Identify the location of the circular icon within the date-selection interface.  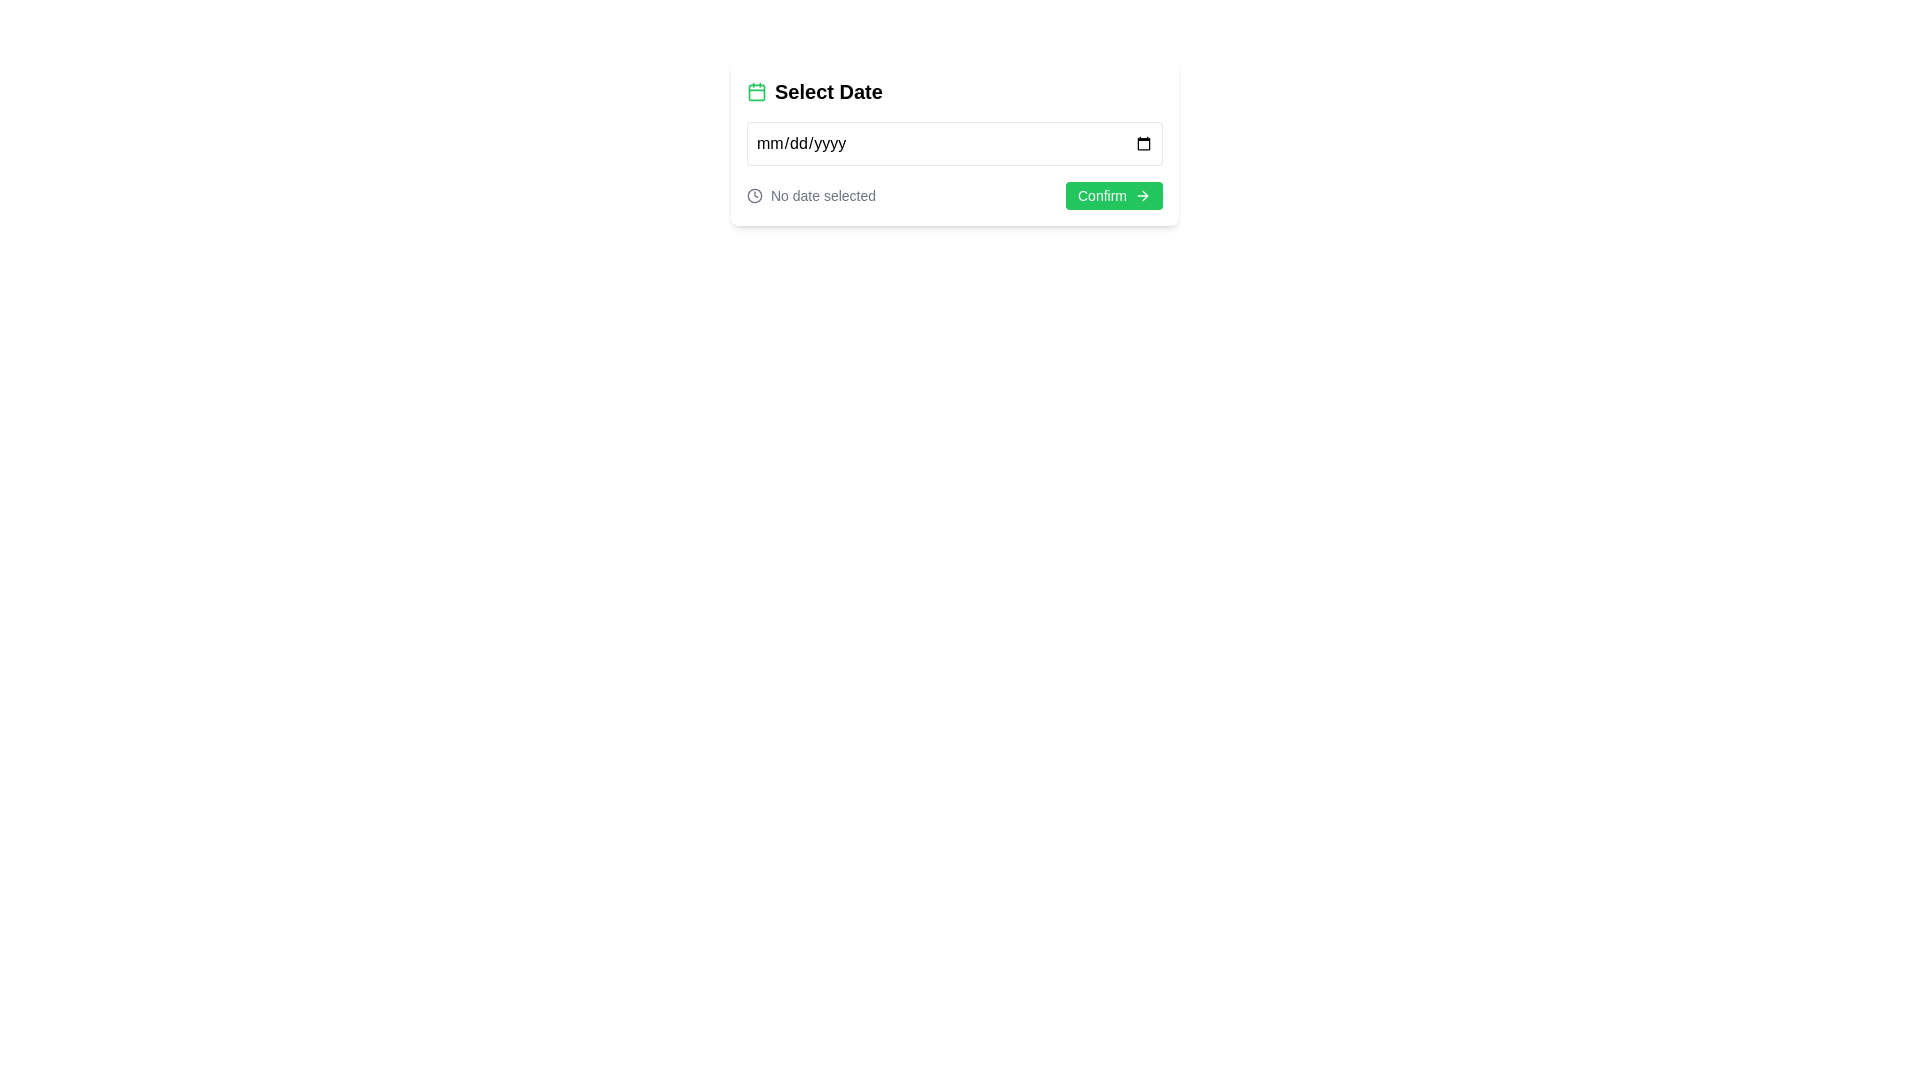
(753, 196).